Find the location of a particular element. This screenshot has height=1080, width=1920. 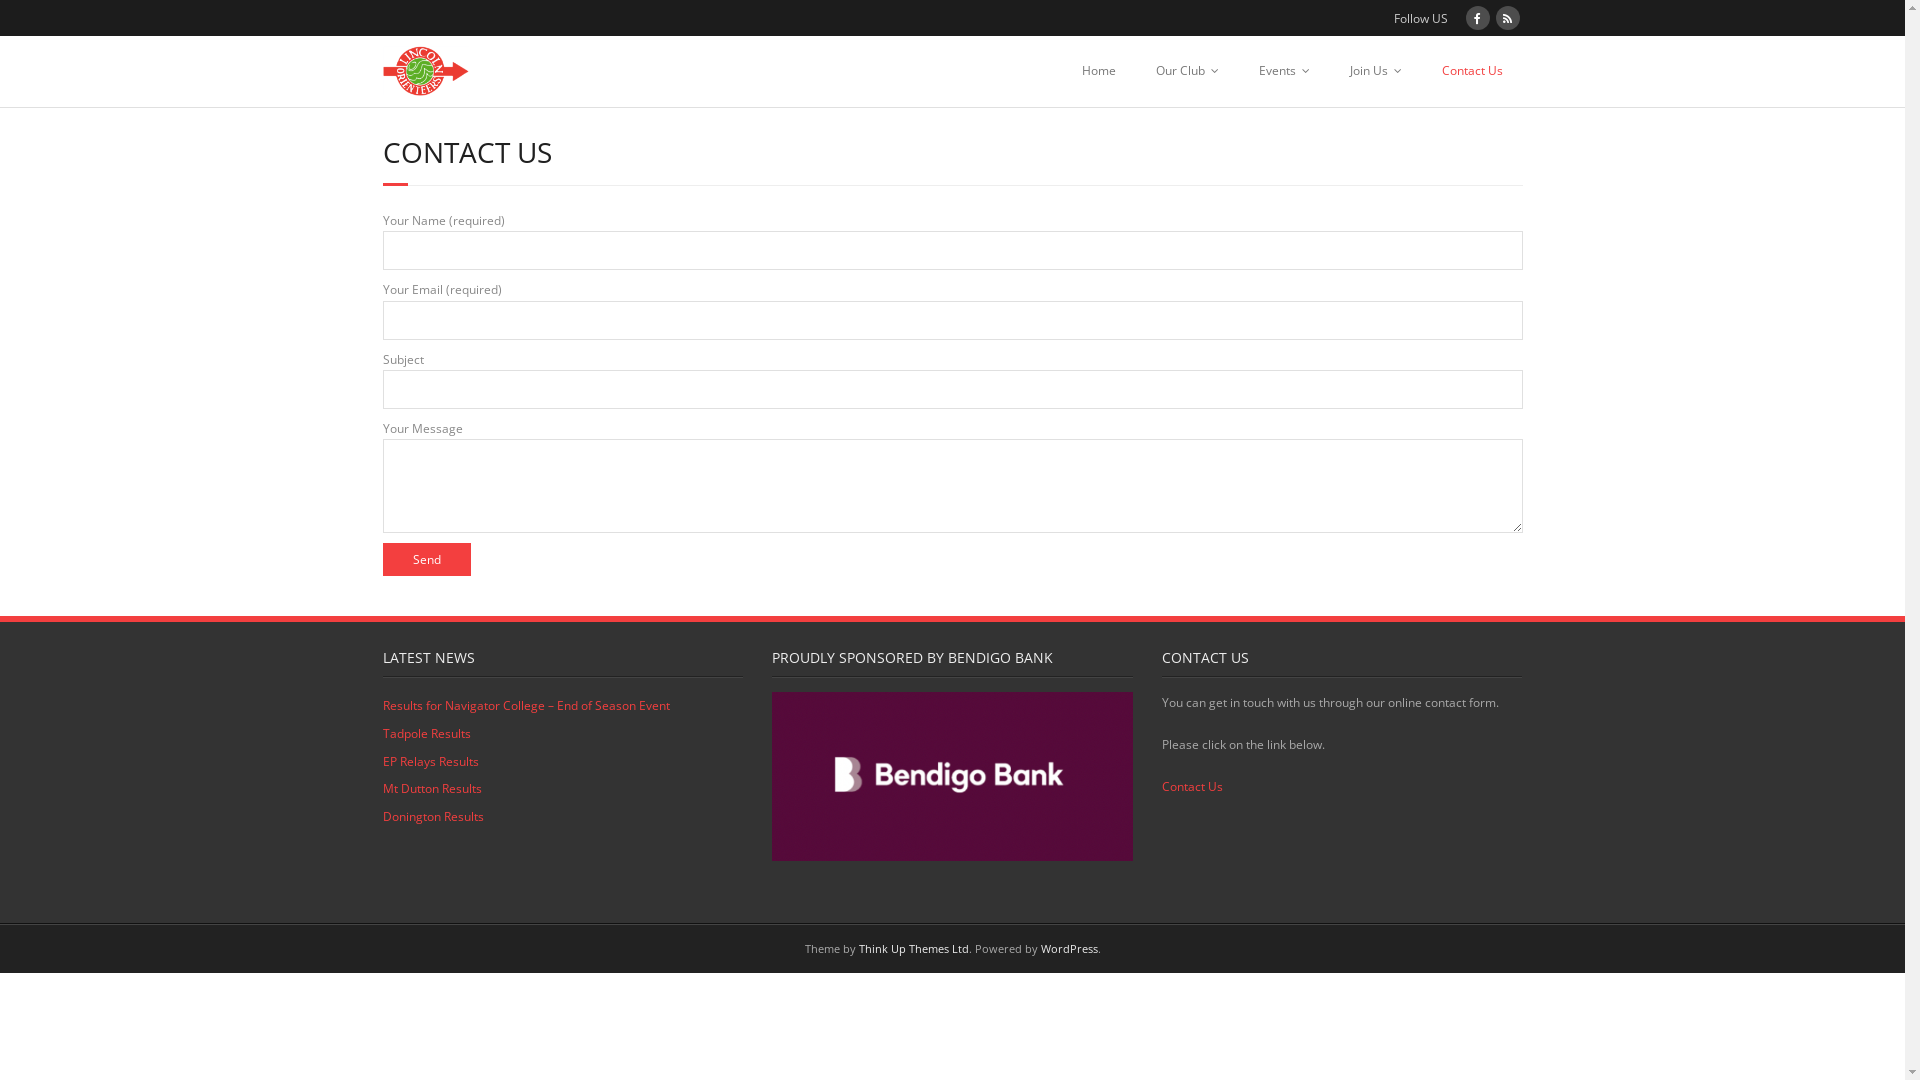

'Contact Us' is located at coordinates (1192, 785).